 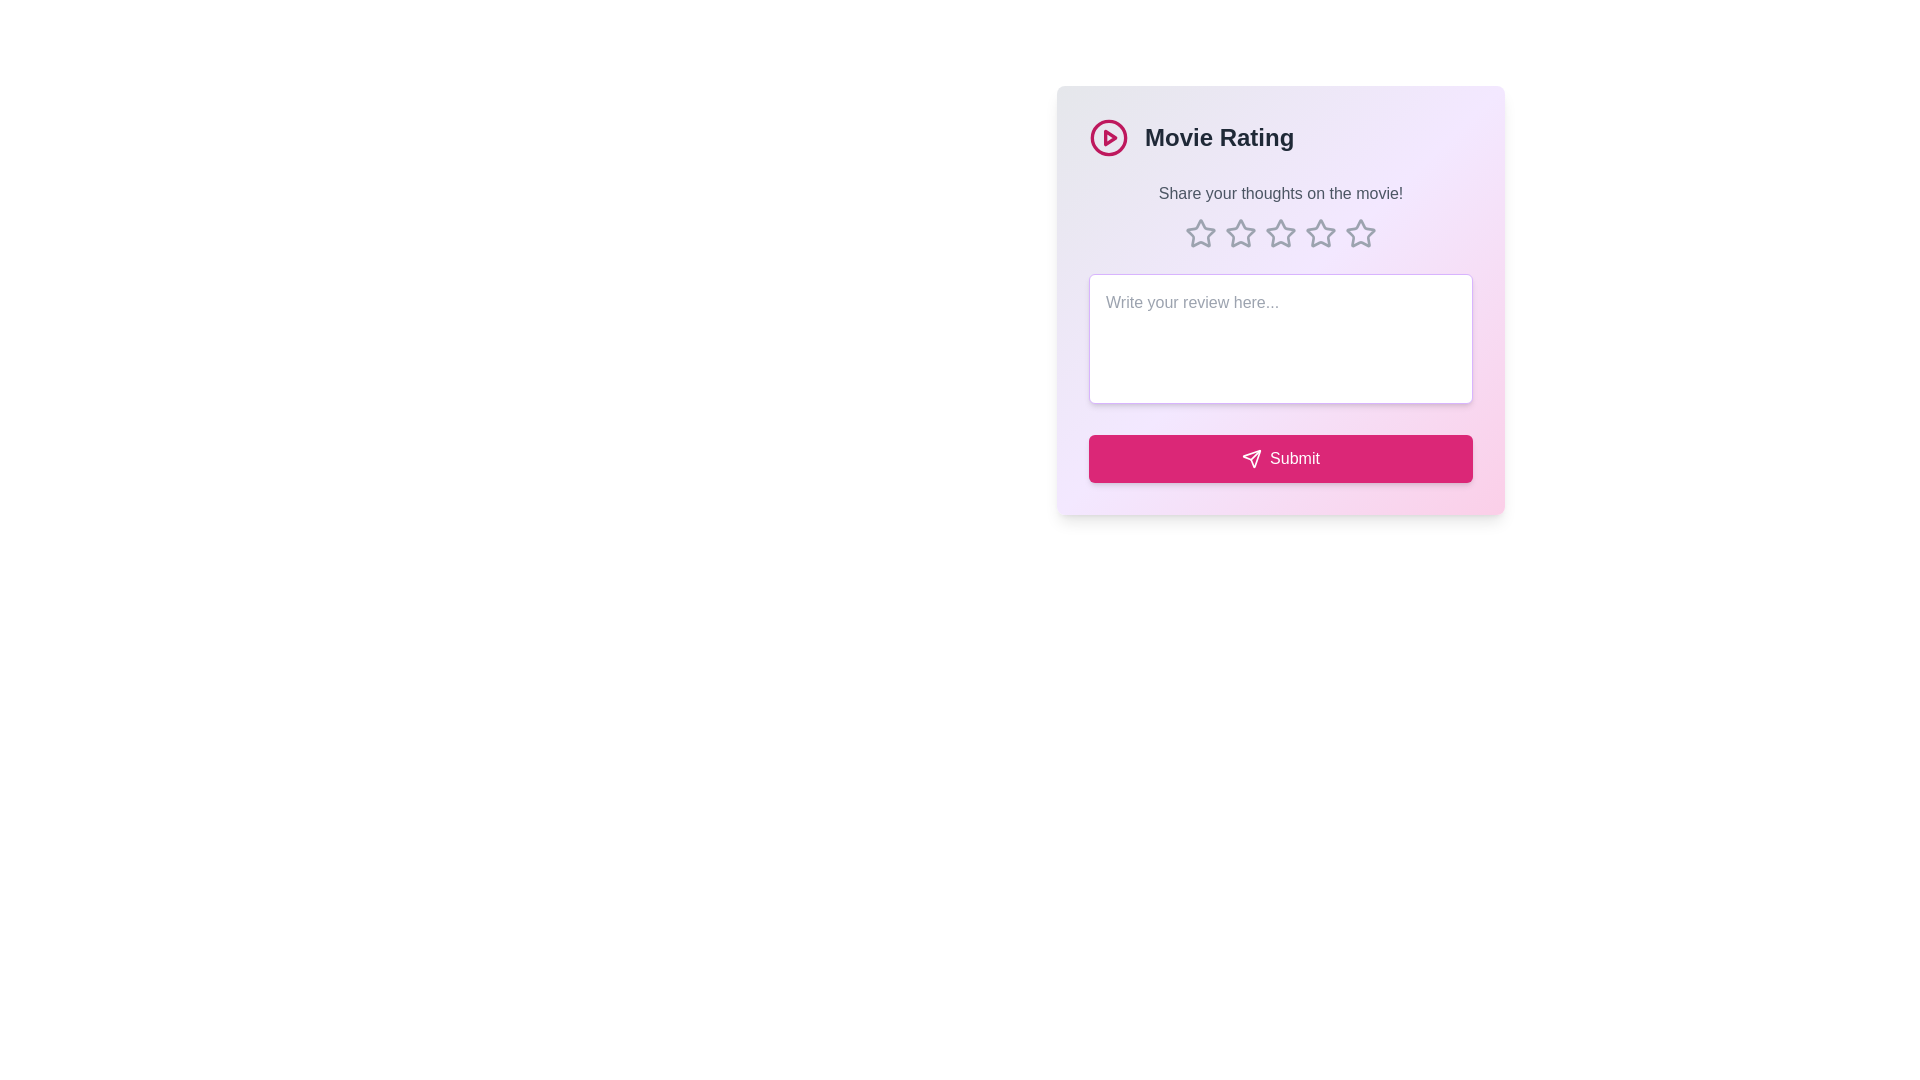 What do you see at coordinates (1295, 459) in the screenshot?
I see `the pink button labeled 'Submit' located at the bottom center of the card` at bounding box center [1295, 459].